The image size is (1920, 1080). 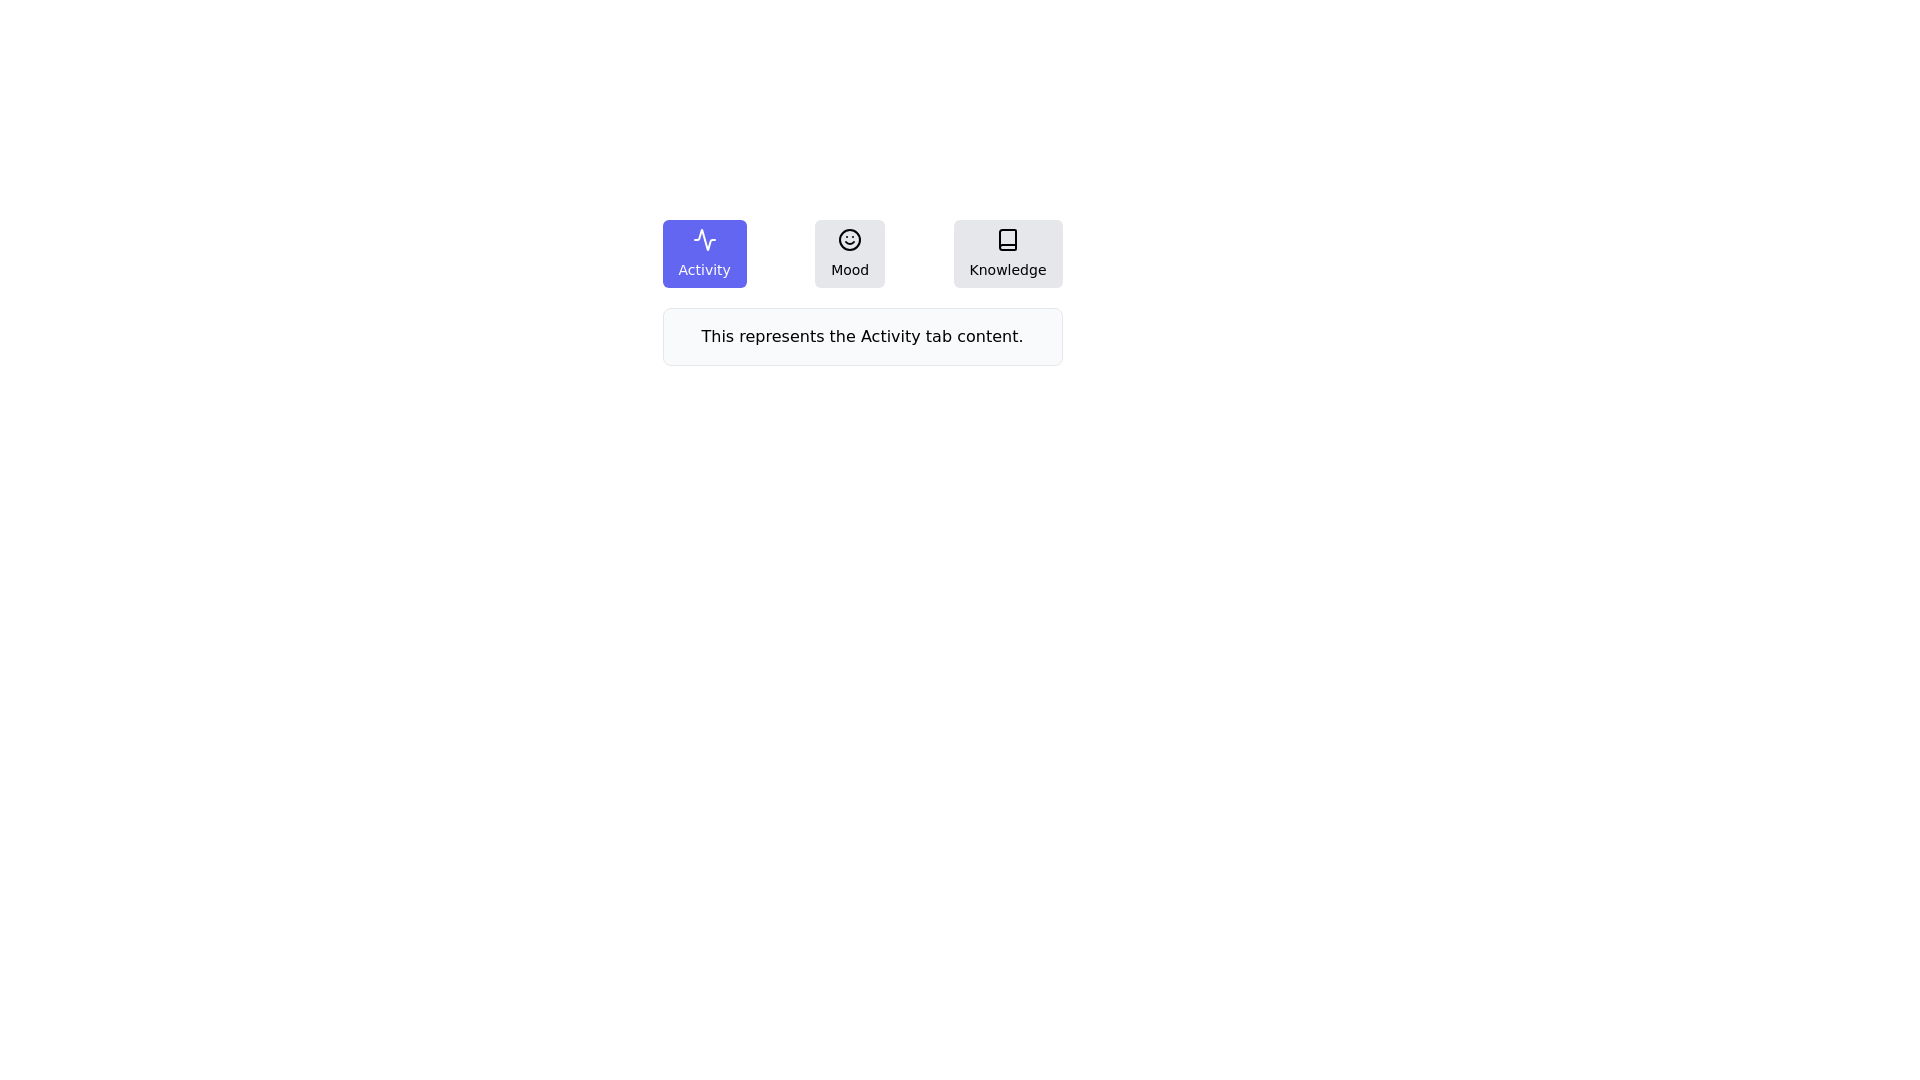 I want to click on the 'Knowledge' icon located centrally above the label 'Knowledge', so click(x=1008, y=238).